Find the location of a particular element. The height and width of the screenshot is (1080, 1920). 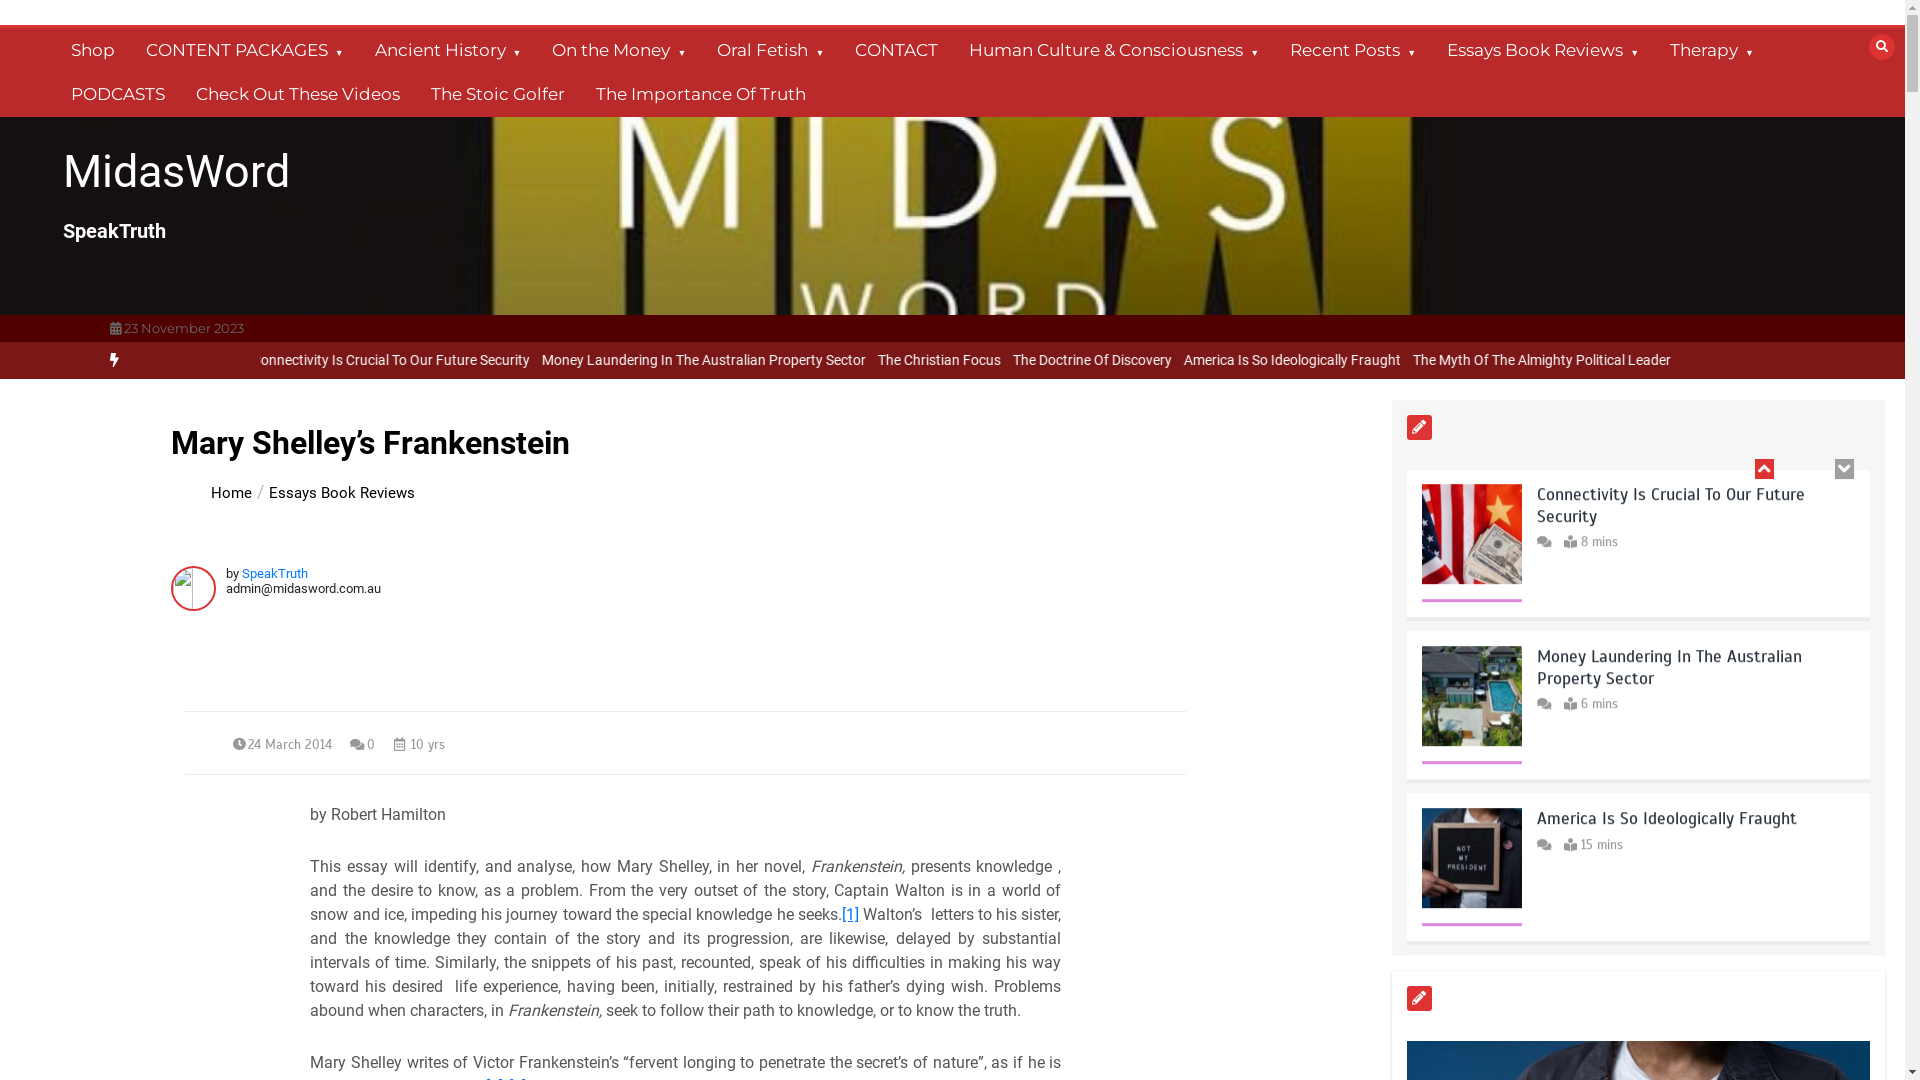

'The Stoic Golfer' is located at coordinates (421, 93).